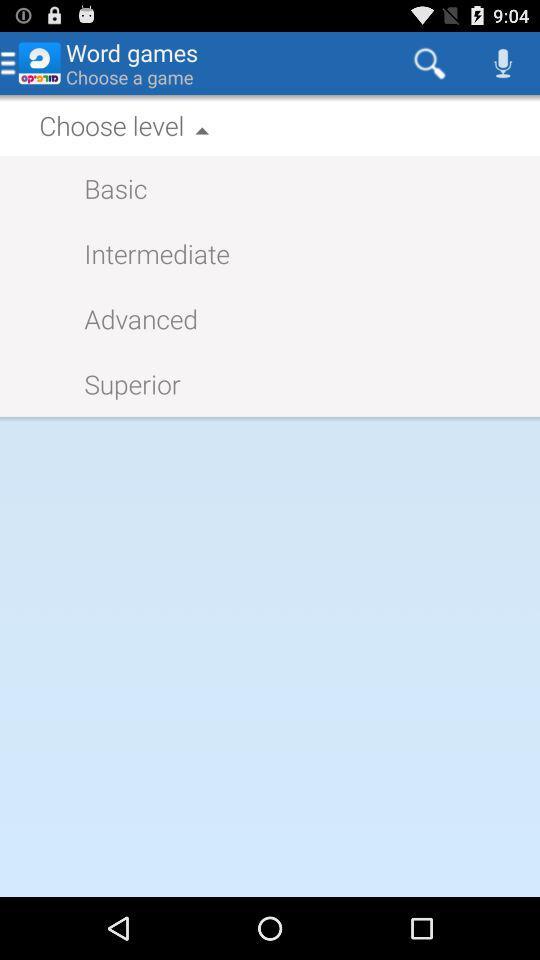 This screenshot has height=960, width=540. Describe the element at coordinates (131, 318) in the screenshot. I see `the icon above the superior` at that location.